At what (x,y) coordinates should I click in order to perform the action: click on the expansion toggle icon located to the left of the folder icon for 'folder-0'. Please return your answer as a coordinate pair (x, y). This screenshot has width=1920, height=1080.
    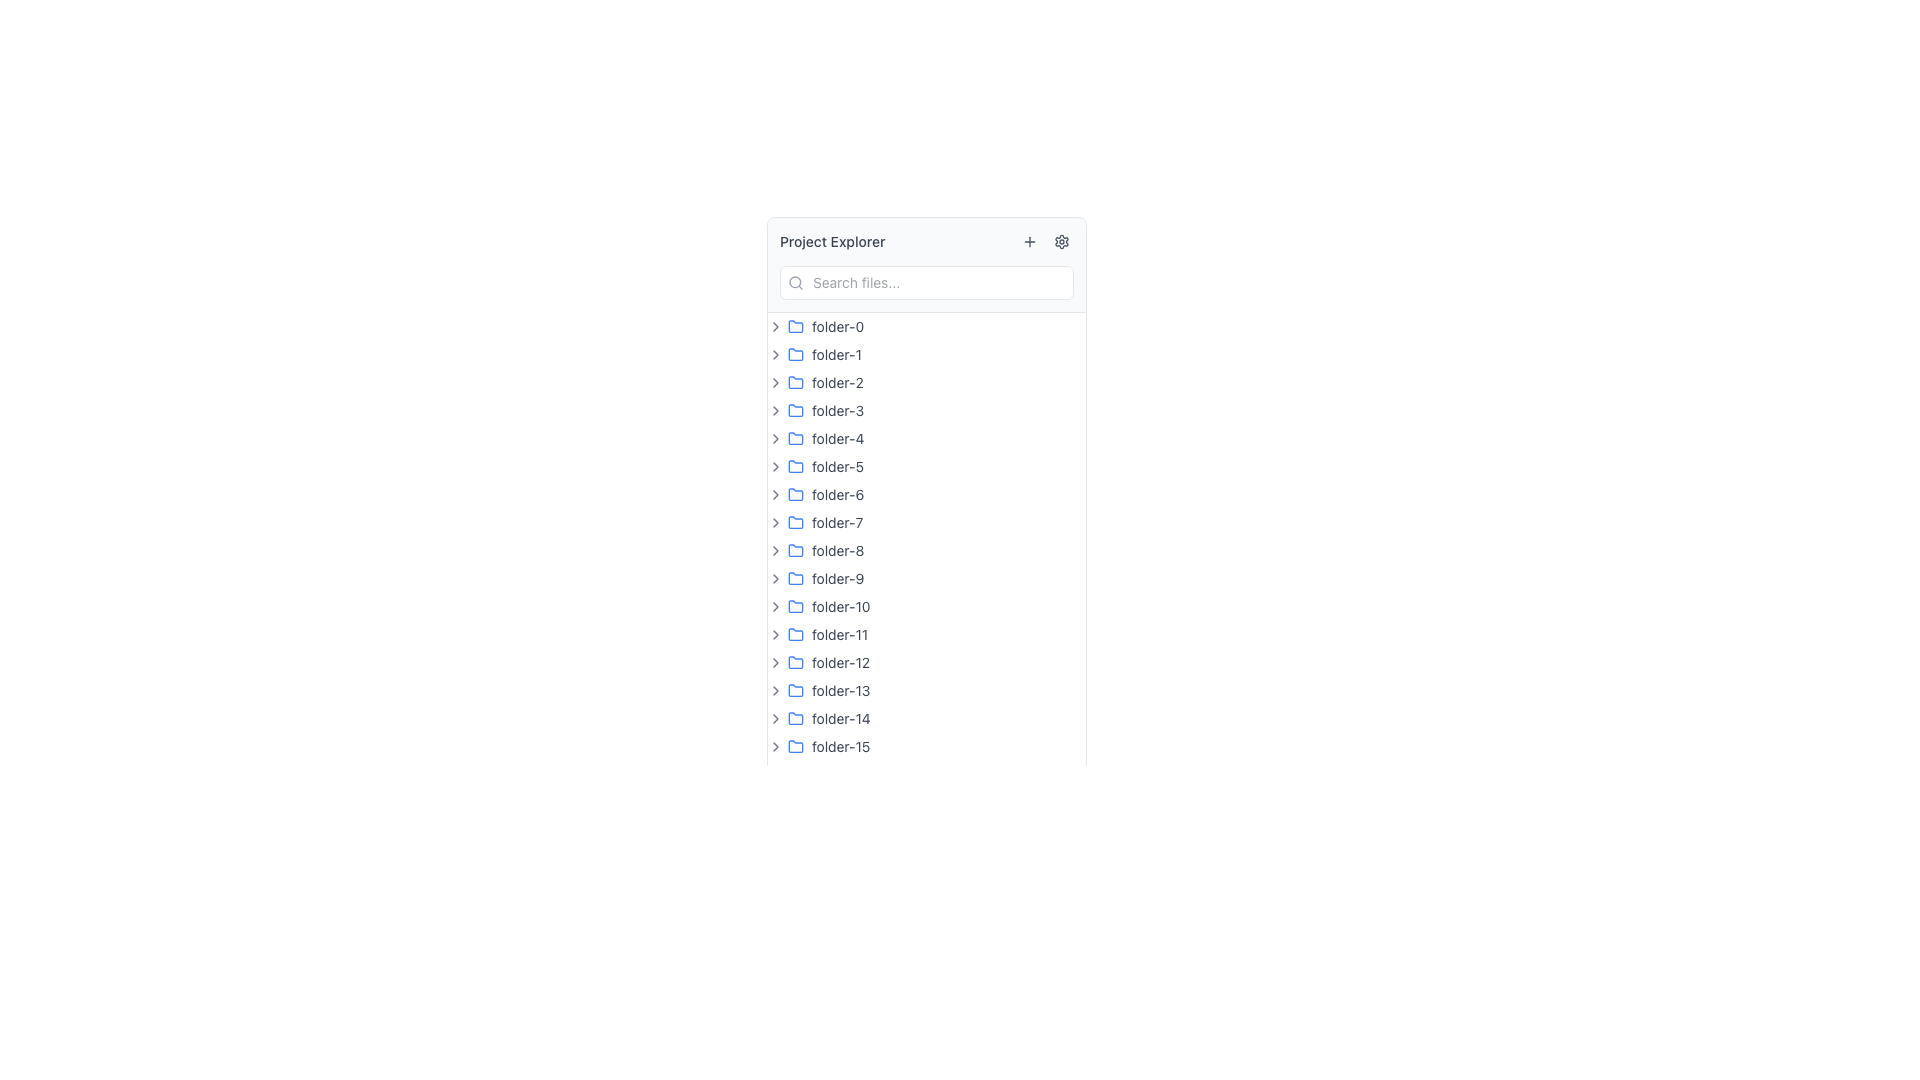
    Looking at the image, I should click on (775, 326).